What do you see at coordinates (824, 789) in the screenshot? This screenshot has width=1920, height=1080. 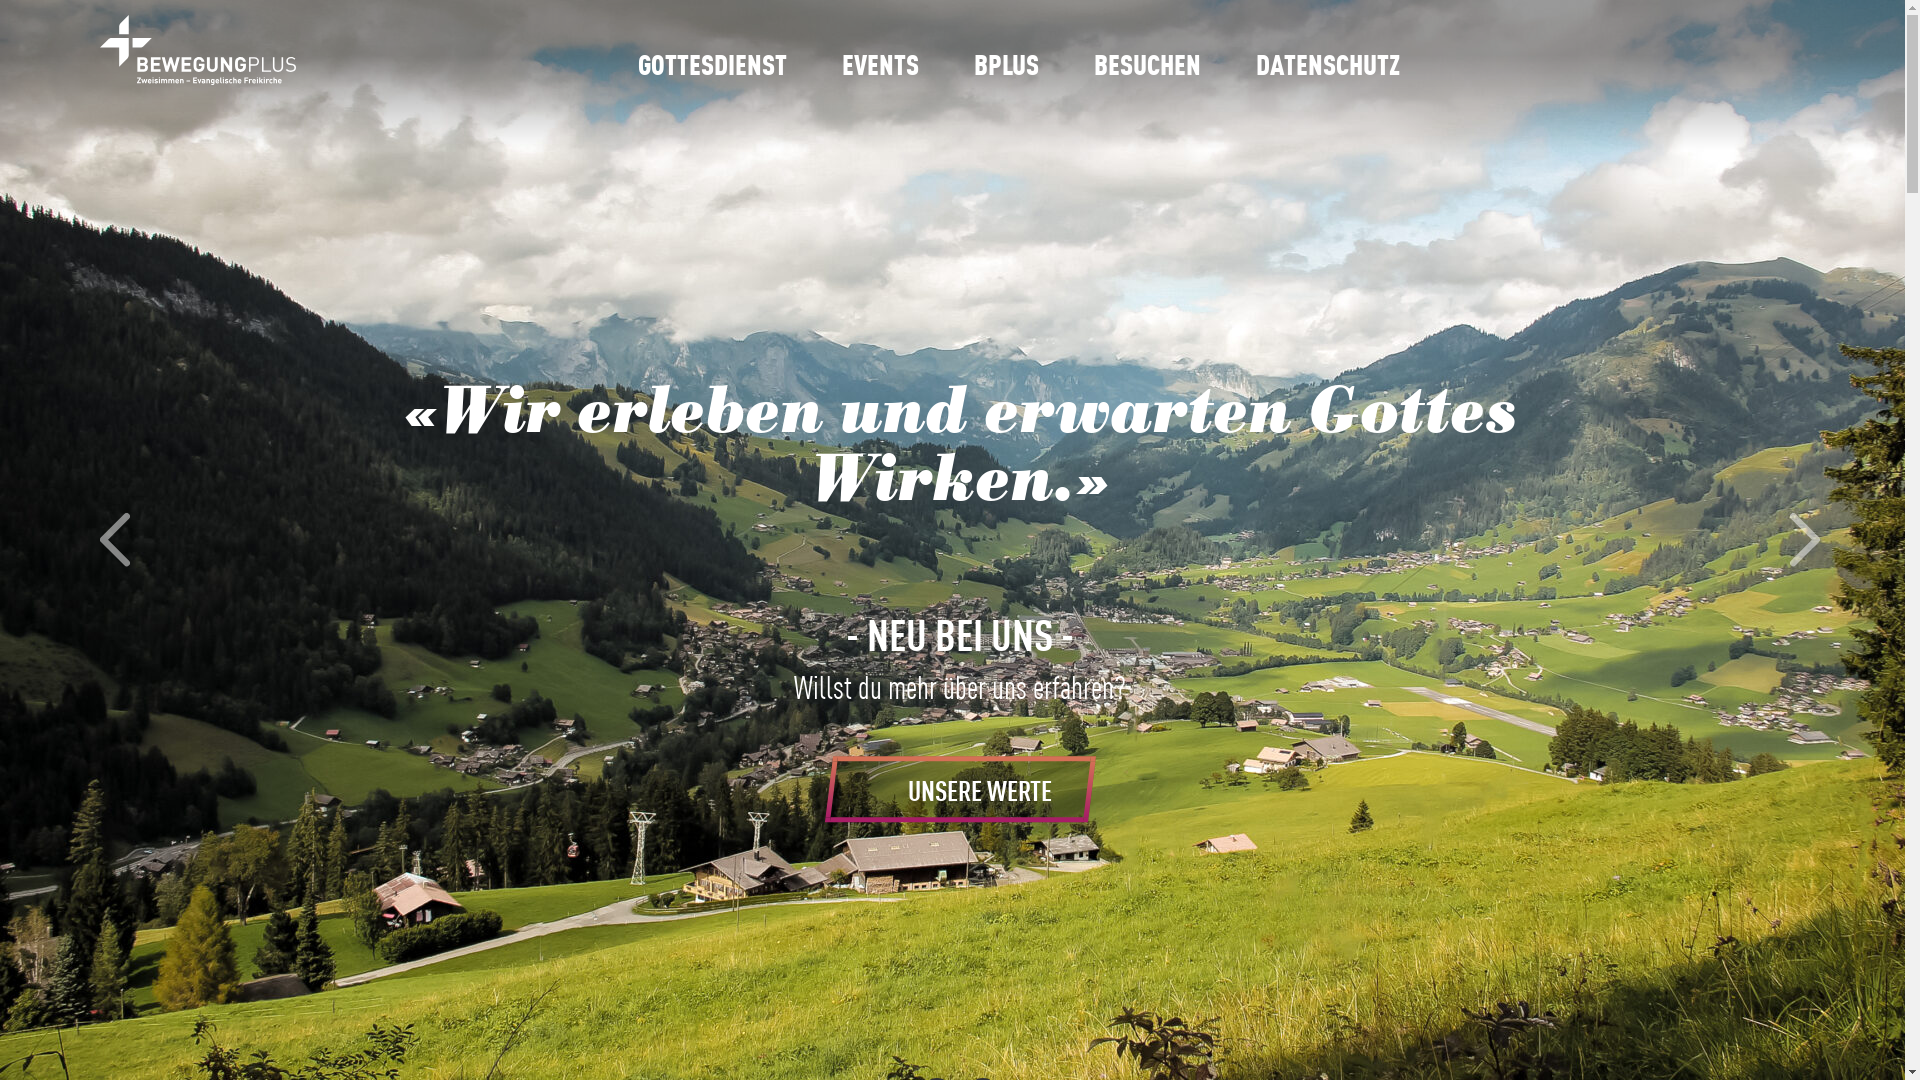 I see `'UNSERE WERTE'` at bounding box center [824, 789].